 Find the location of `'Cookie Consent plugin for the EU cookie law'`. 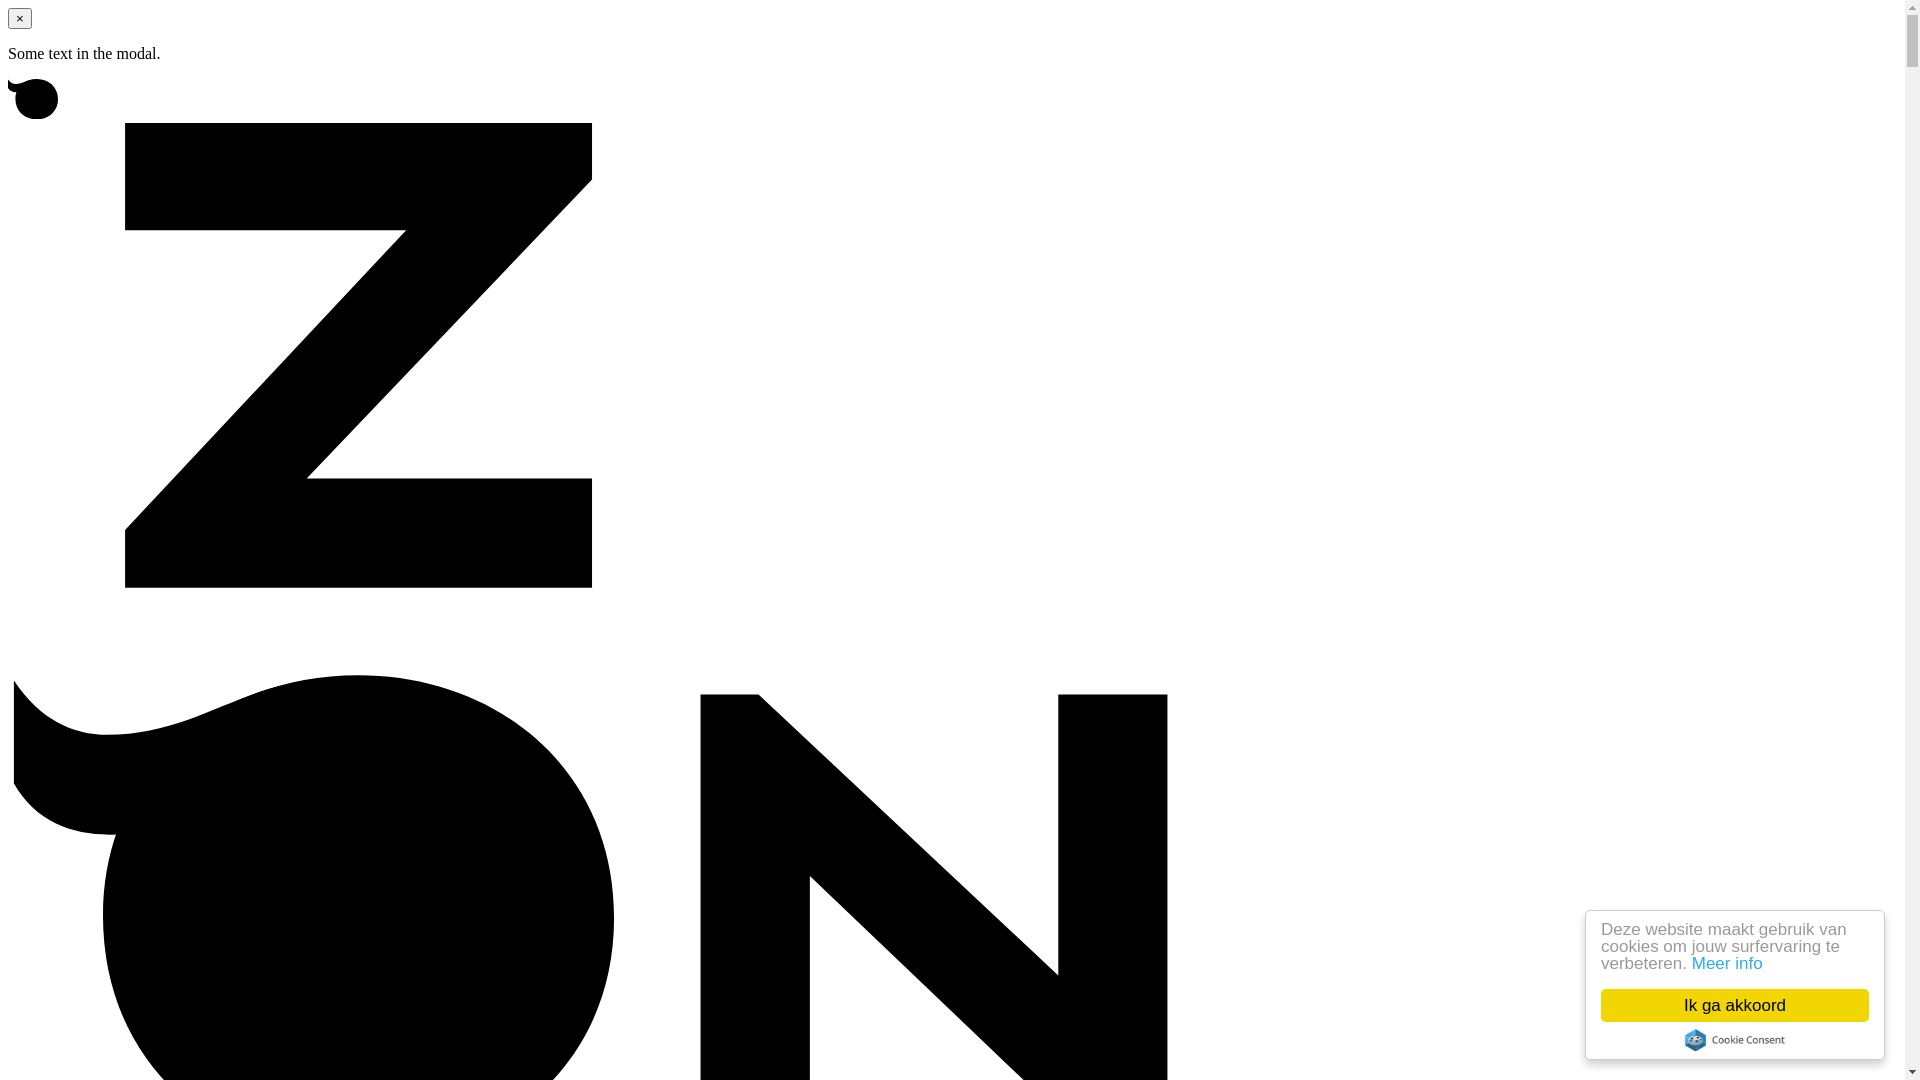

'Cookie Consent plugin for the EU cookie law' is located at coordinates (1733, 1039).